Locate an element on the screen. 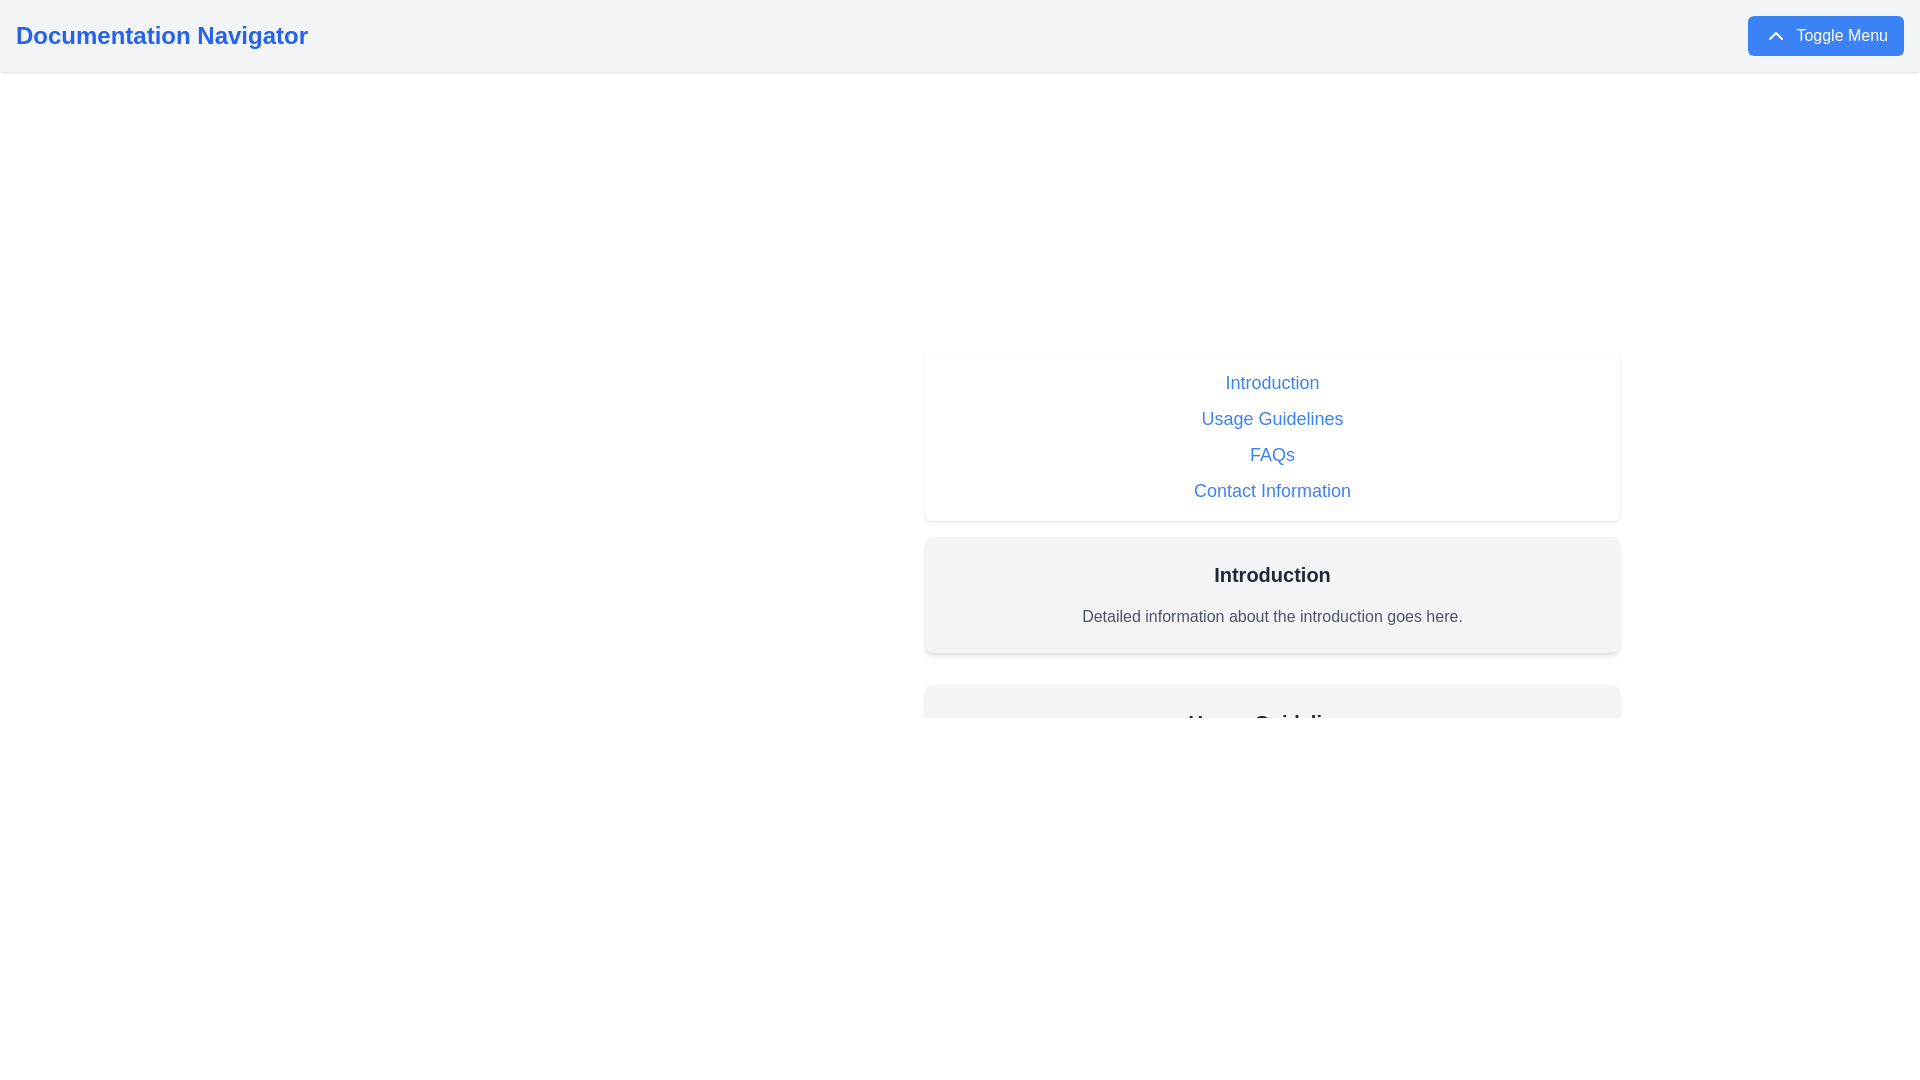  any item link in the vertical navigation menu, which includes 'Introduction', 'Usage Guidelines', 'FAQs', and 'Contact Information', styled in blue and underlined when hovered over is located at coordinates (1271, 435).